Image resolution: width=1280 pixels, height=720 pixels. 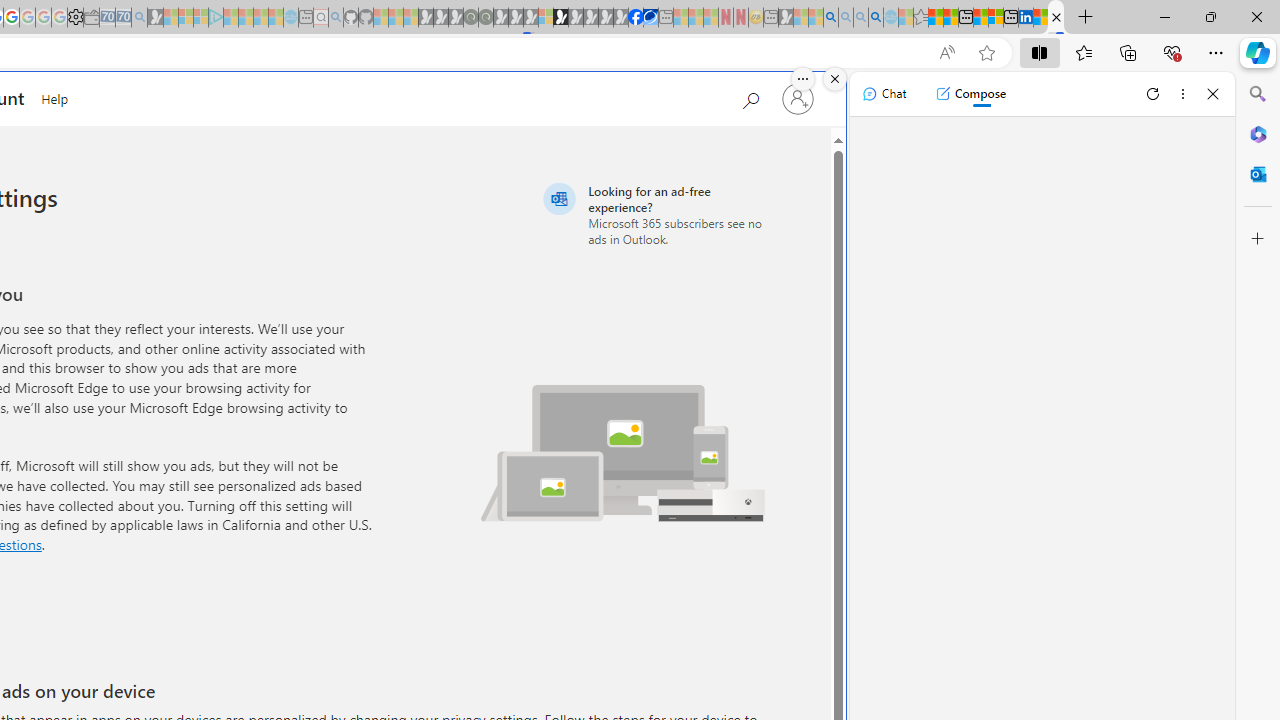 I want to click on 'Search Microsoft.com', so click(x=749, y=97).